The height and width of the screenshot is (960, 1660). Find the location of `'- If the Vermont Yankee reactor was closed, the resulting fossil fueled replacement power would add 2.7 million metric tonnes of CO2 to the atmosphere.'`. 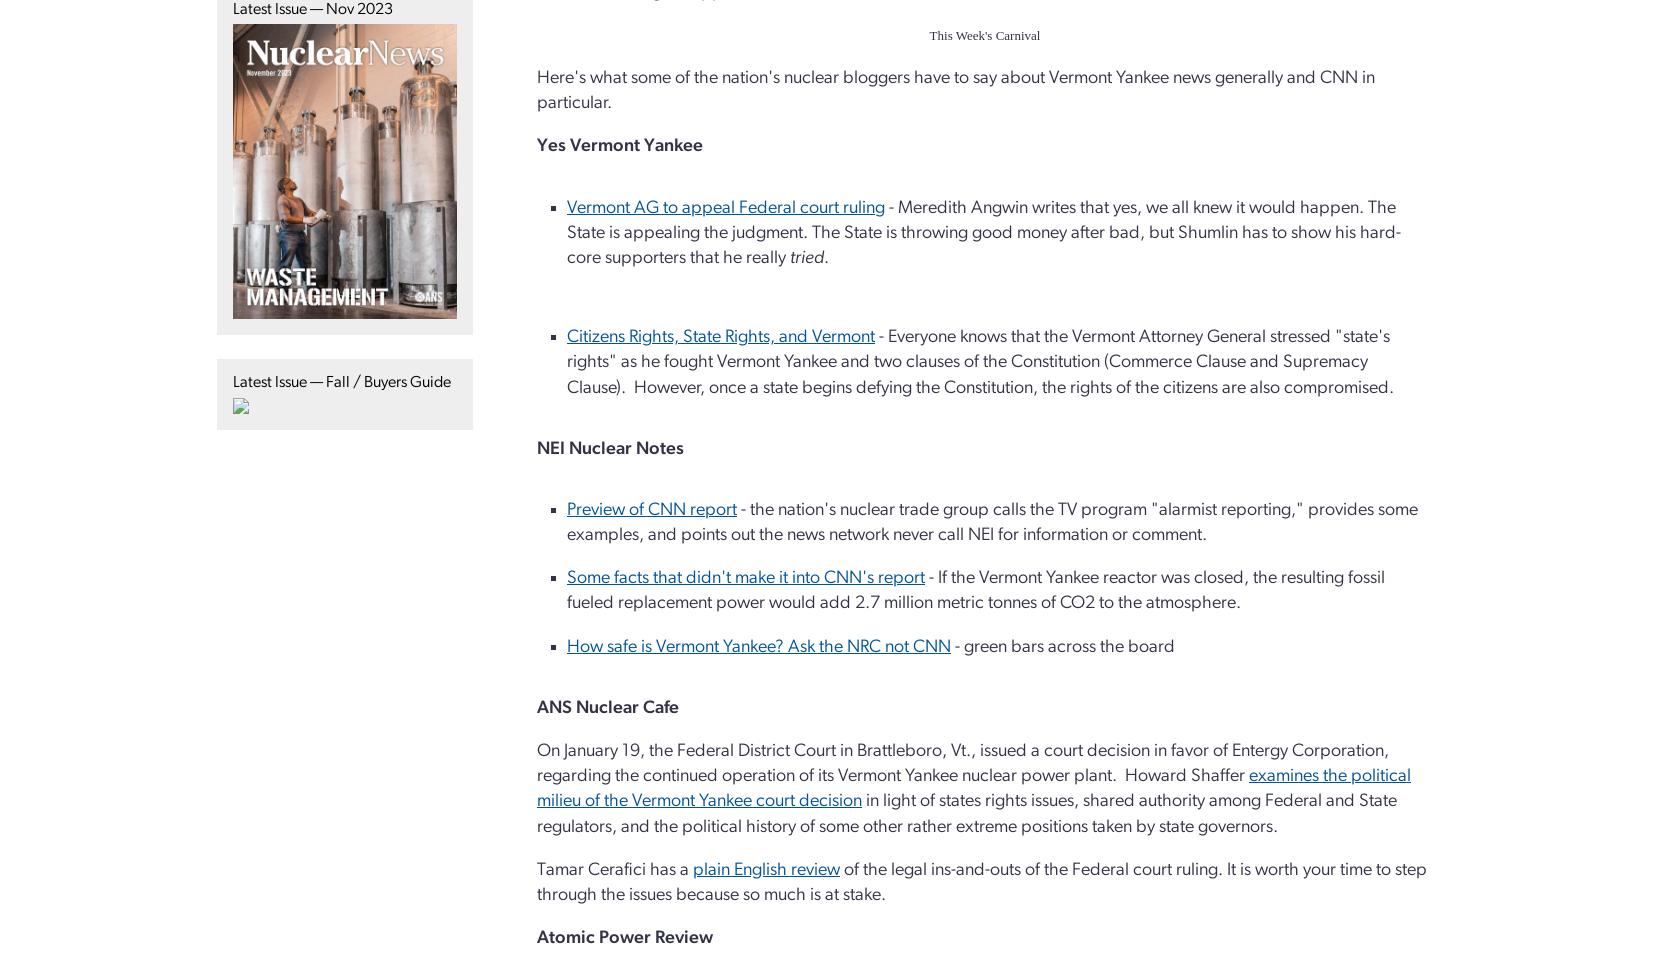

'- If the Vermont Yankee reactor was closed, the resulting fossil fueled replacement power would add 2.7 million metric tonnes of CO2 to the atmosphere.' is located at coordinates (976, 590).